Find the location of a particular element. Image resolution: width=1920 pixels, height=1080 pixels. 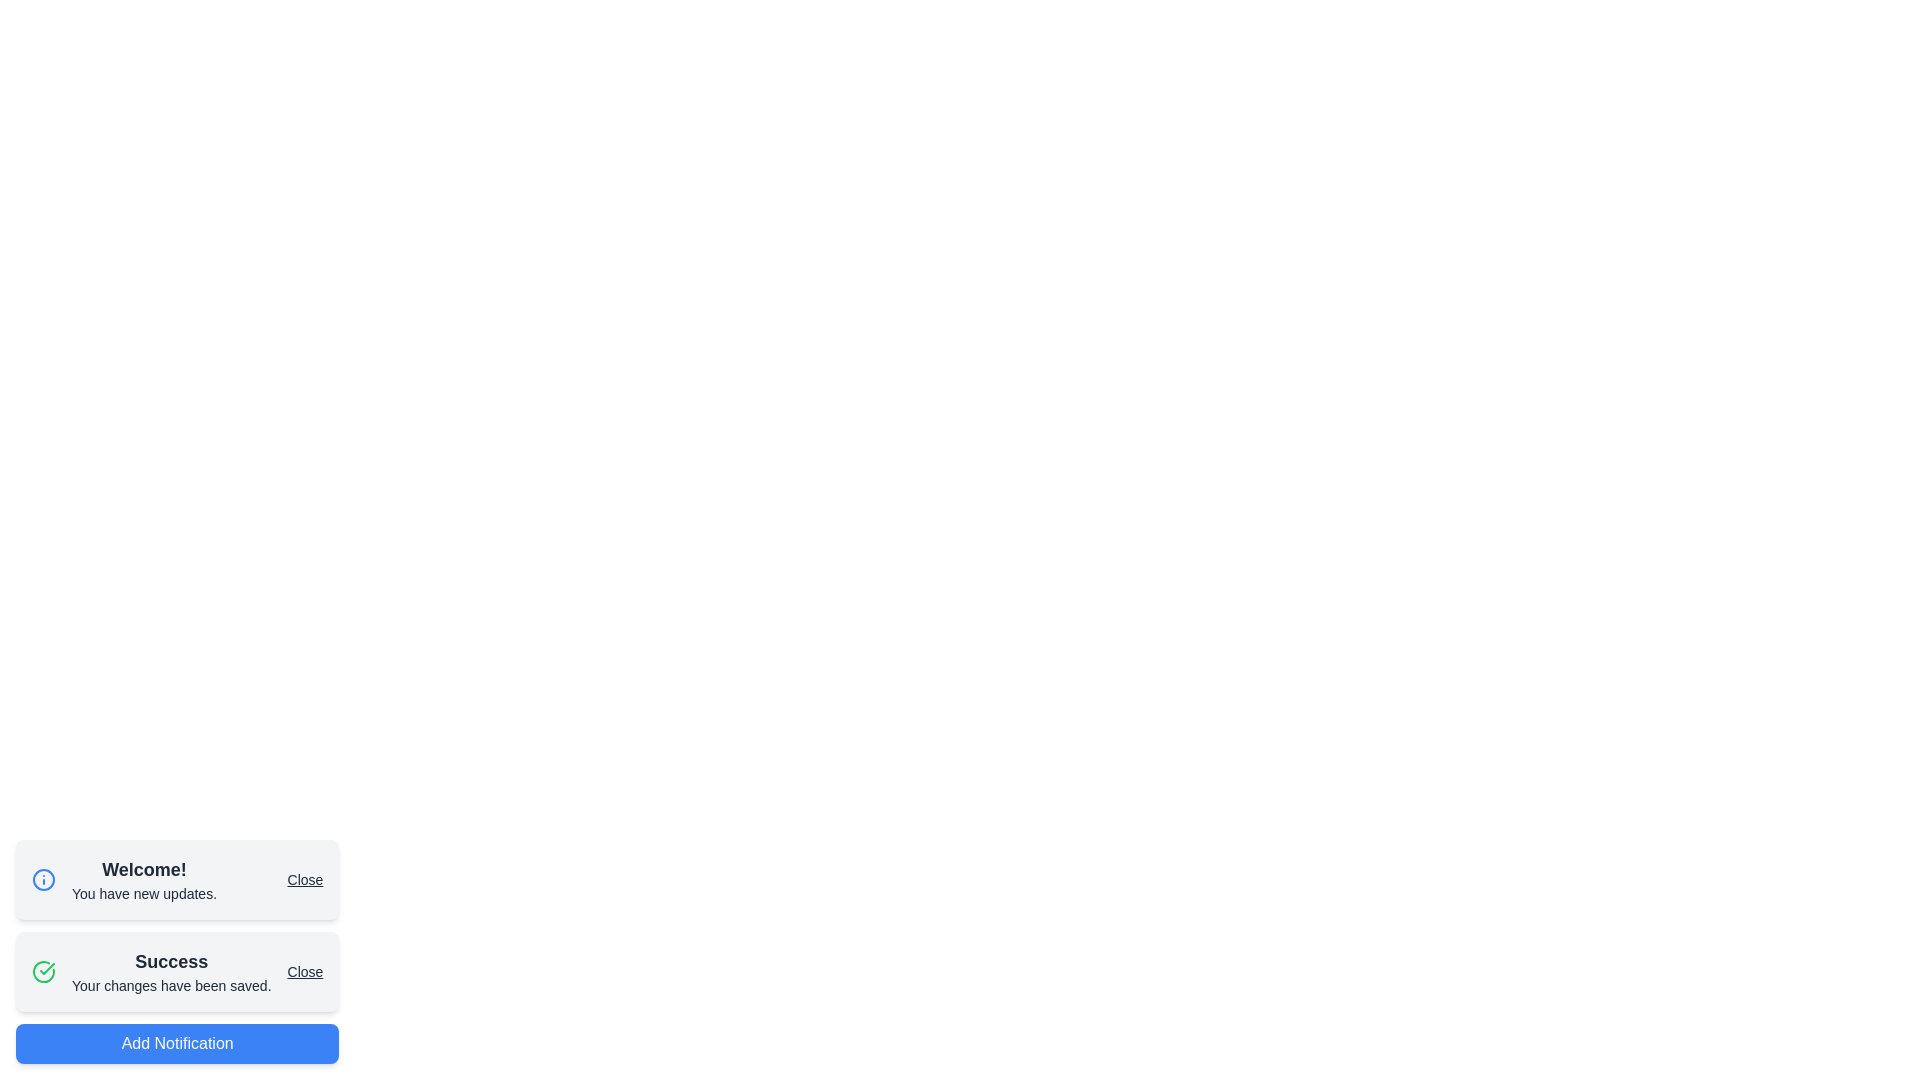

the text element that says 'Welcome!' located in the notification box, which is the first notification in a vertically stacked list is located at coordinates (143, 878).